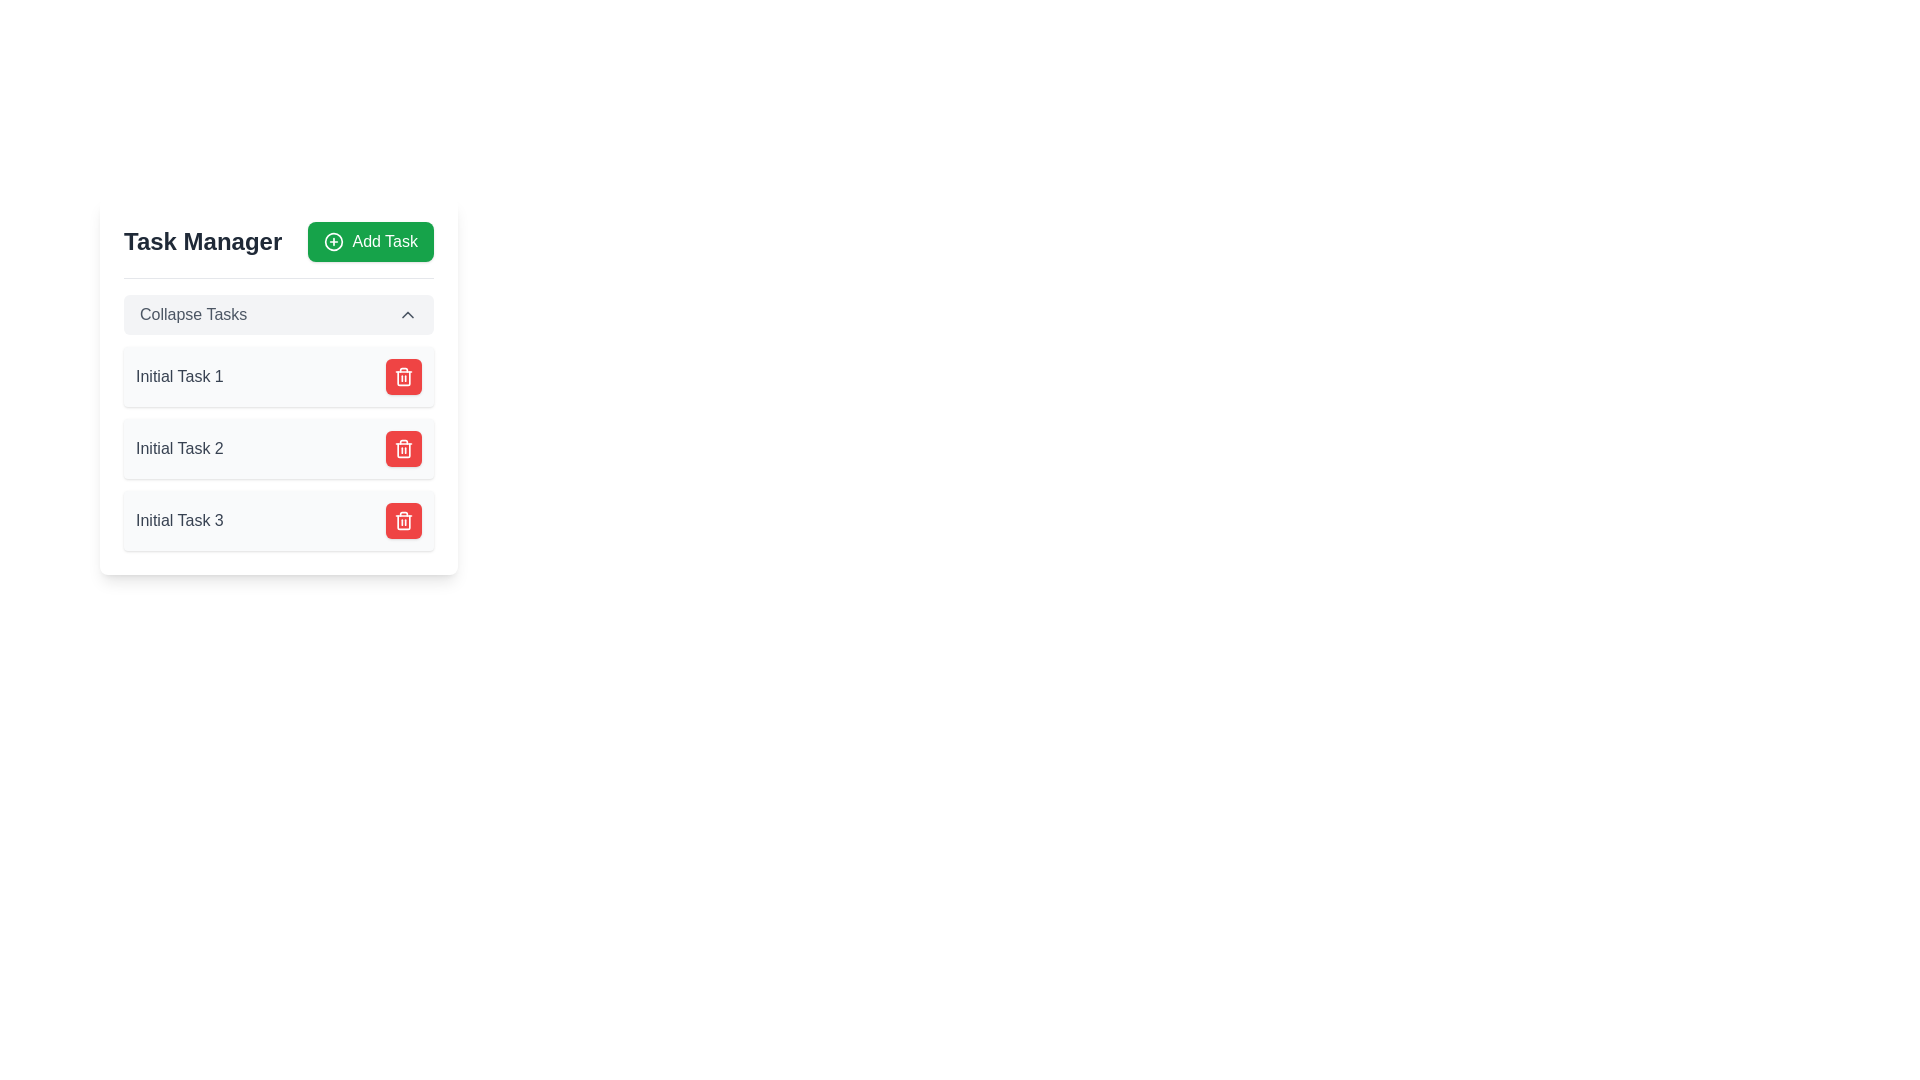 This screenshot has height=1080, width=1920. What do you see at coordinates (179, 447) in the screenshot?
I see `the Text Label displaying the name or description of the second task in the list, located between 'Initial Task 1' and 'Initial Task 3'` at bounding box center [179, 447].